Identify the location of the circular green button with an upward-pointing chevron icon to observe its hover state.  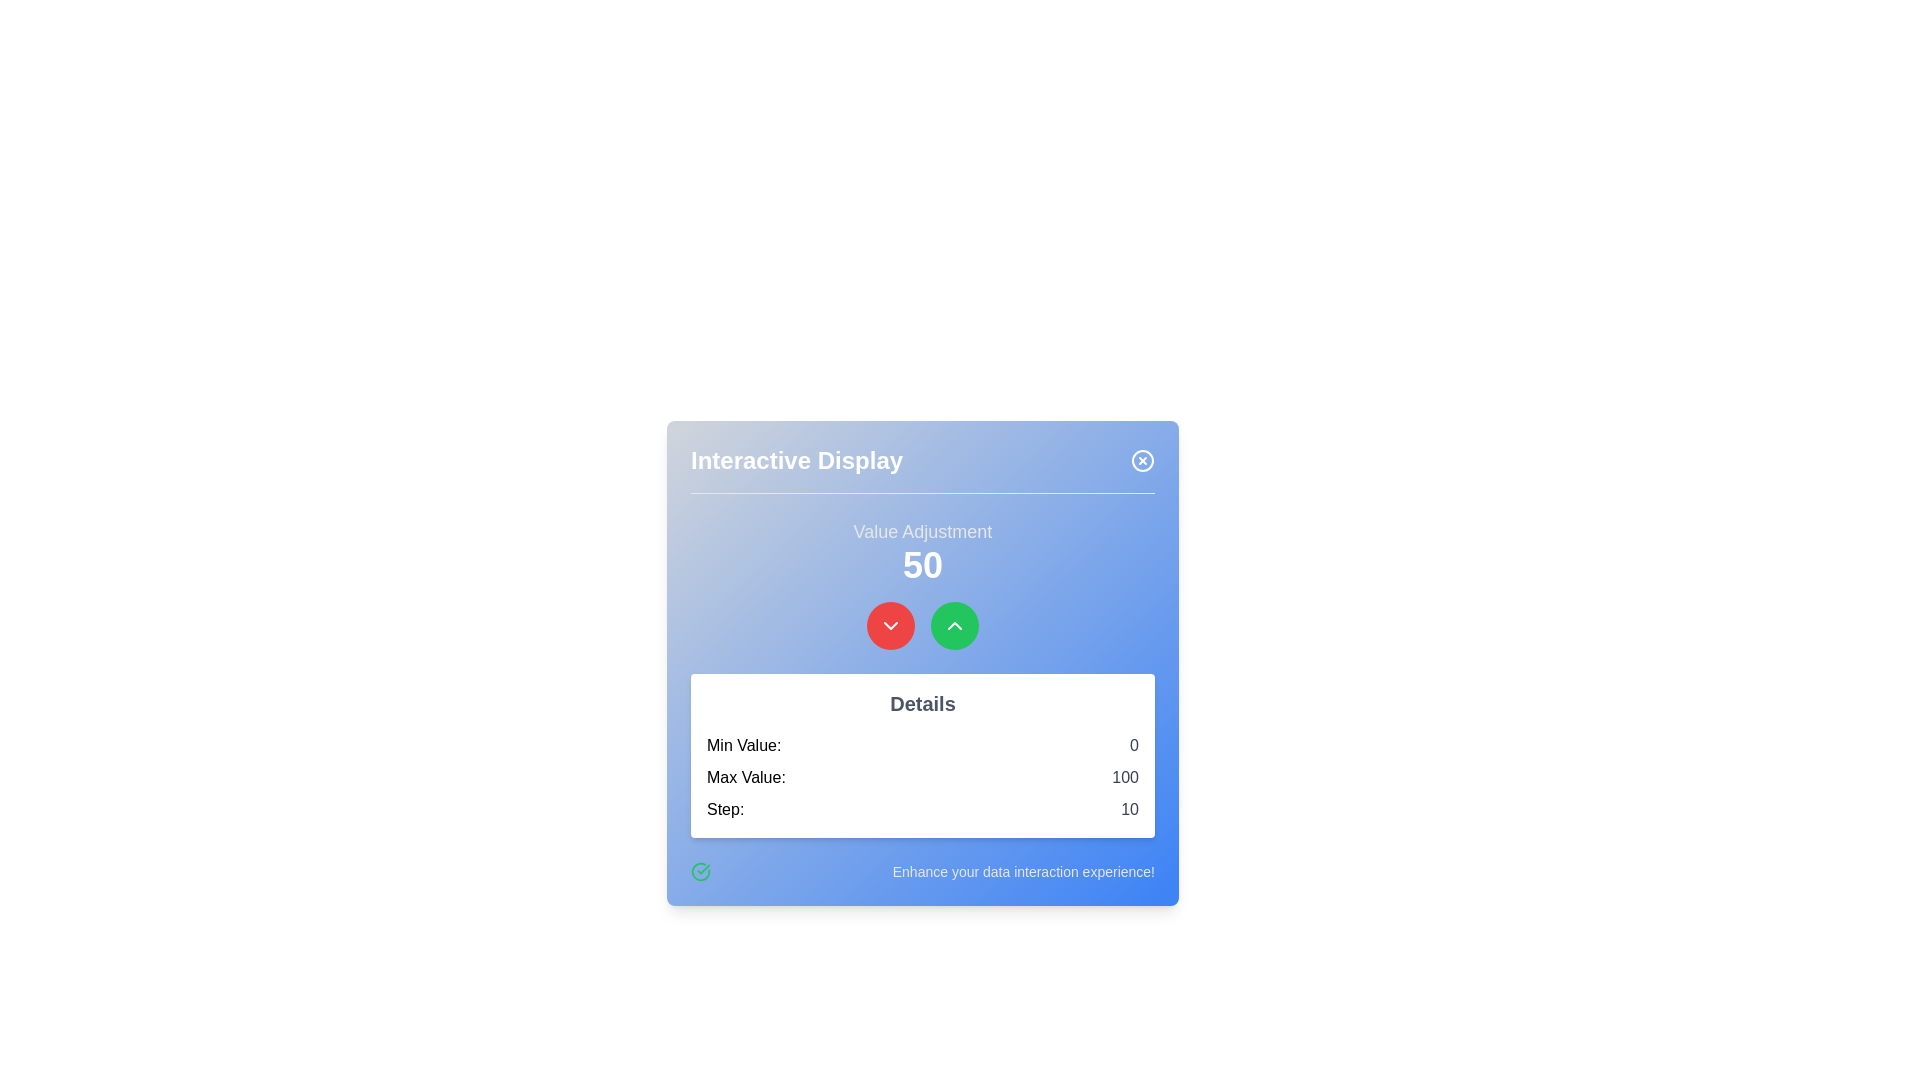
(954, 624).